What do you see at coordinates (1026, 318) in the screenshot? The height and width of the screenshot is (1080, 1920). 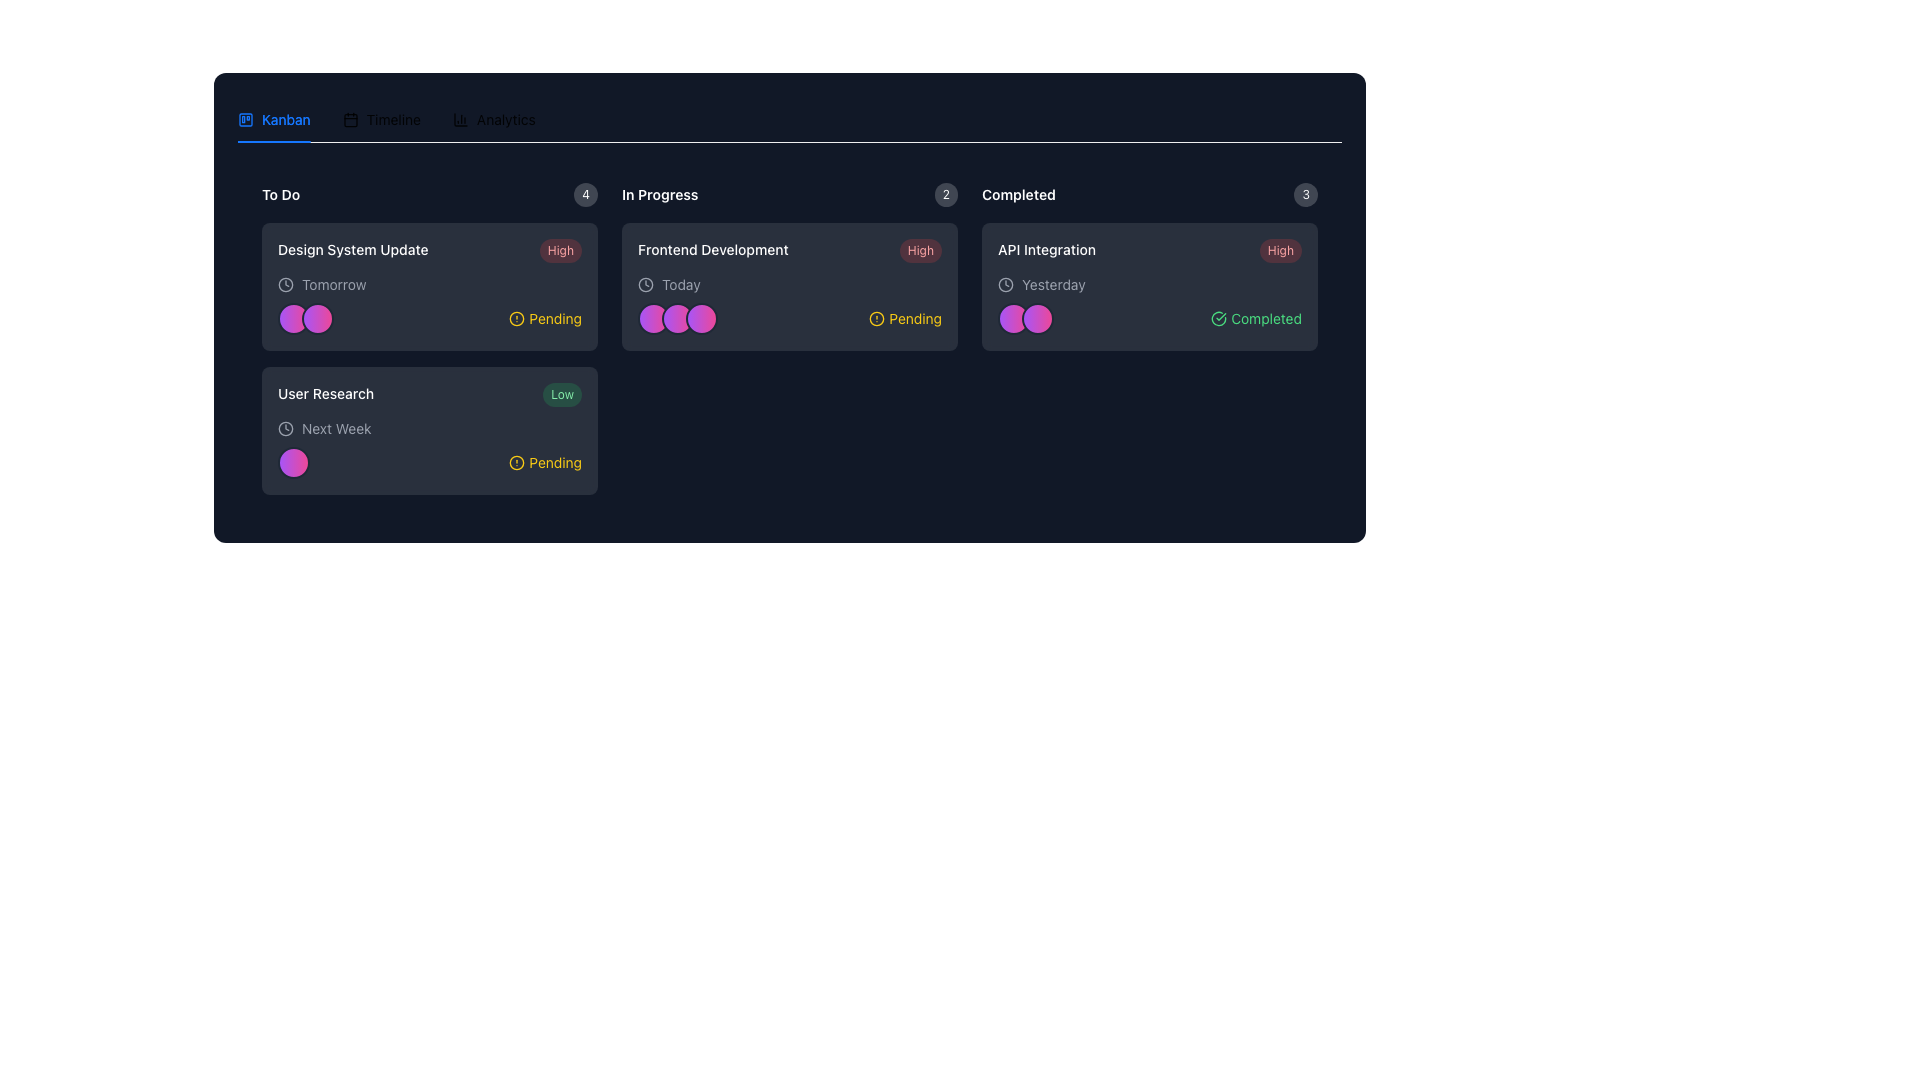 I see `the decorative icon representing collaborators in the 'Completed' column for the 'API Integration' card, located below 'Yesterday' and adjacent to the 'Completed' status label` at bounding box center [1026, 318].